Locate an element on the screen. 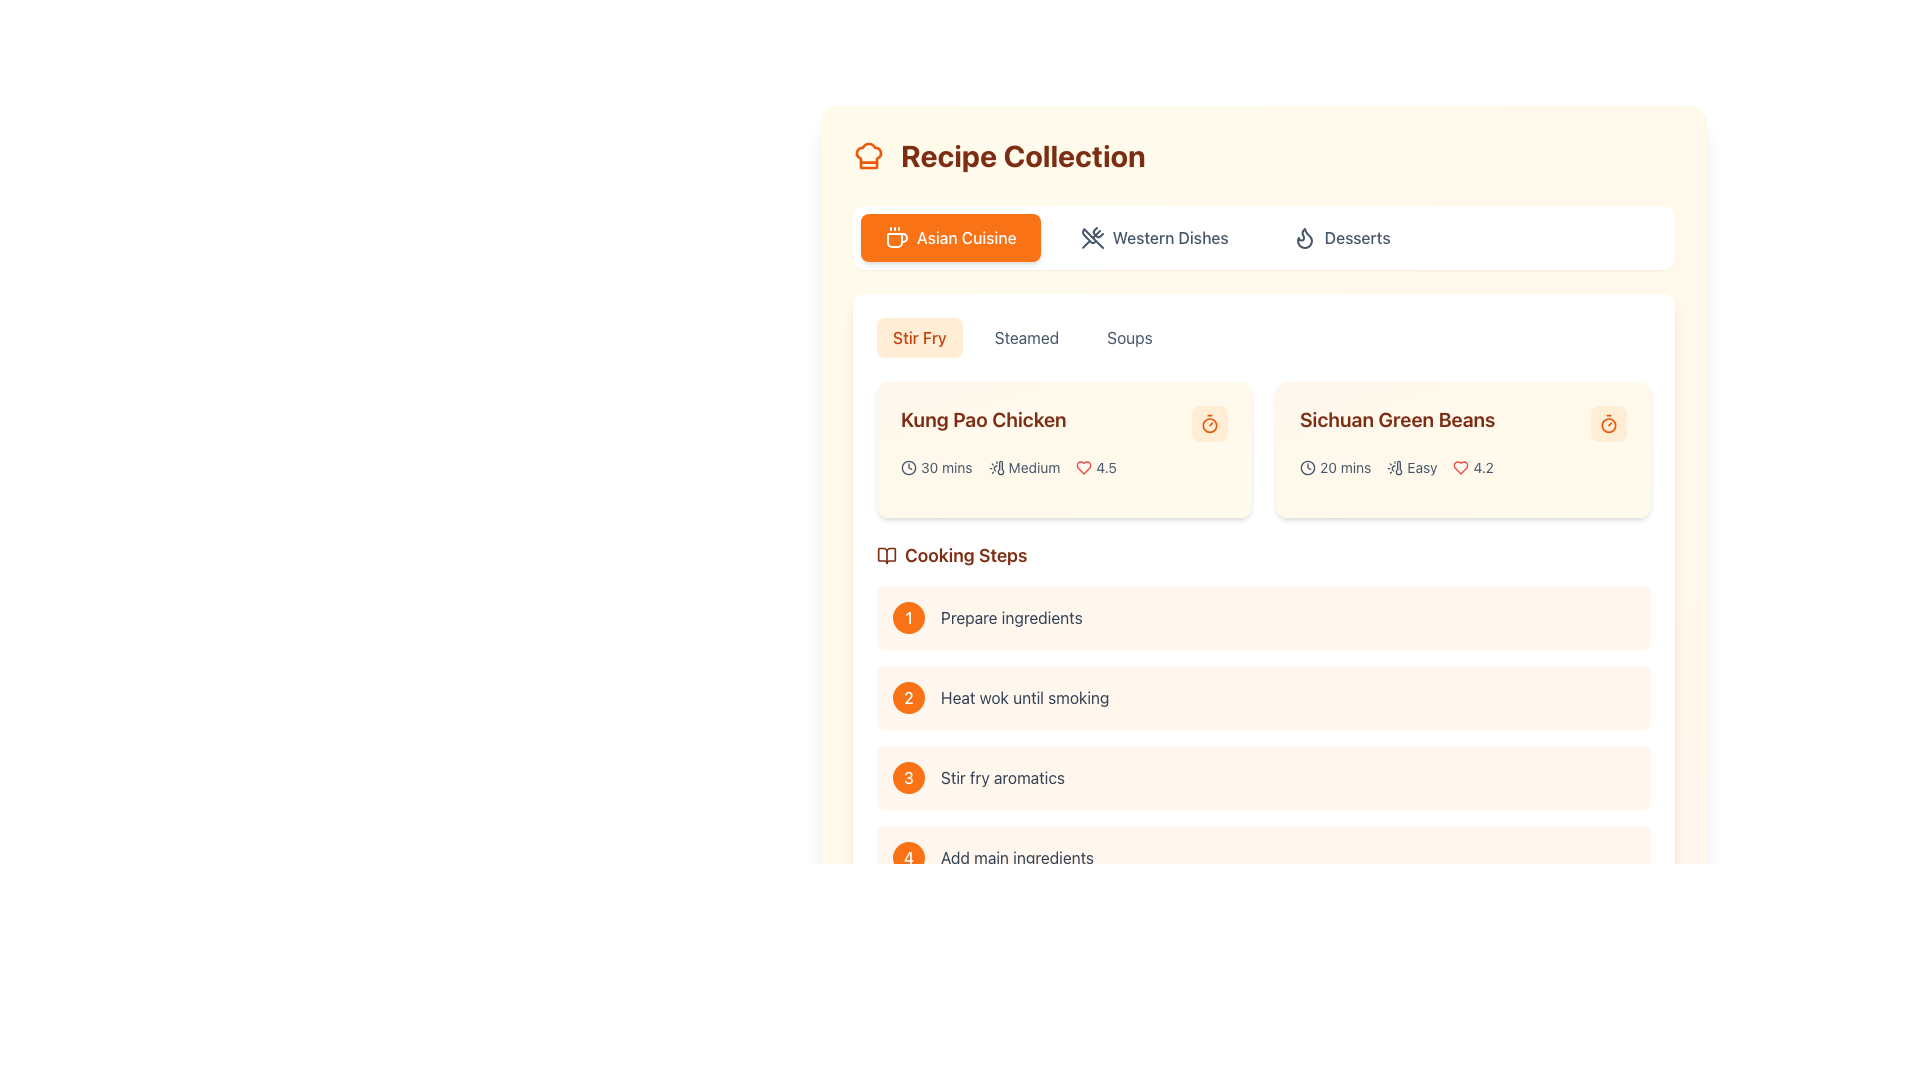 Image resolution: width=1920 pixels, height=1080 pixels. the text label displaying 'Sichuan Green Beans' is located at coordinates (1463, 423).